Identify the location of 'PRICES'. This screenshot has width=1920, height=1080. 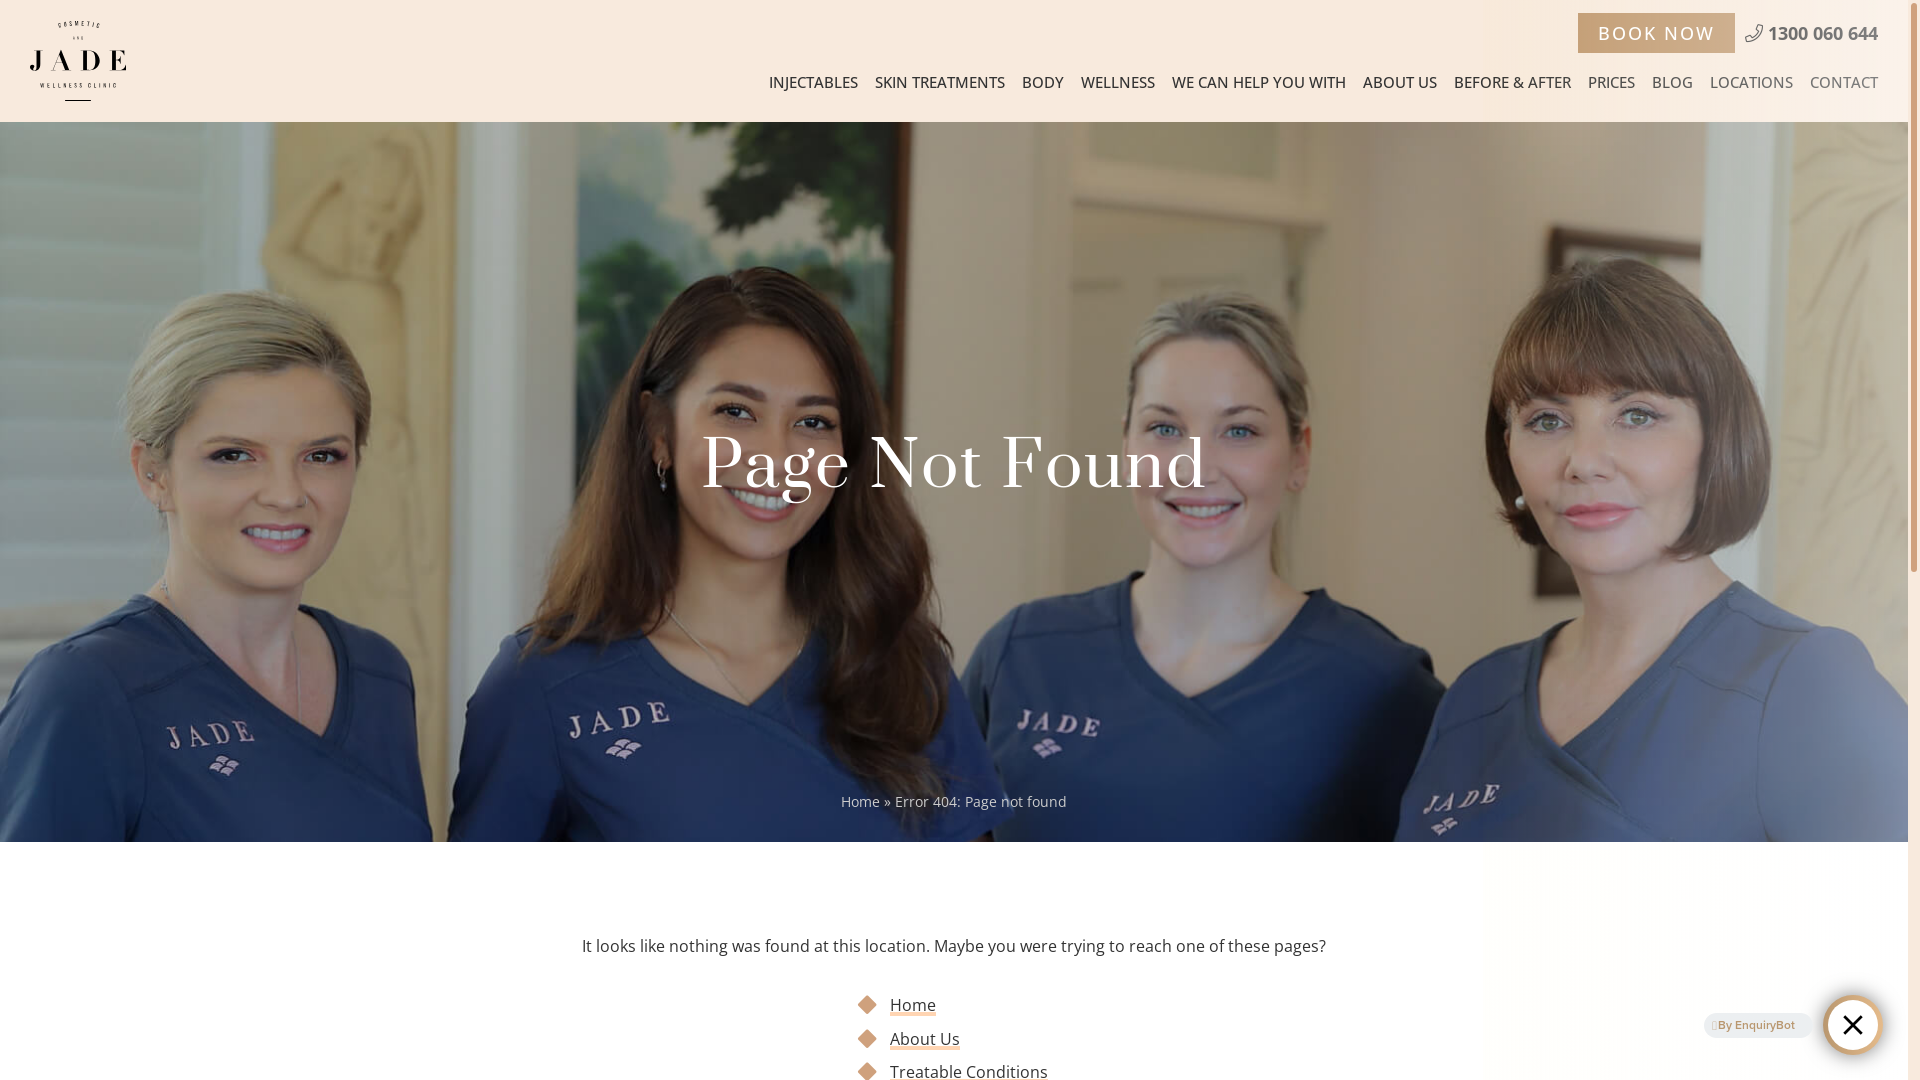
(1611, 80).